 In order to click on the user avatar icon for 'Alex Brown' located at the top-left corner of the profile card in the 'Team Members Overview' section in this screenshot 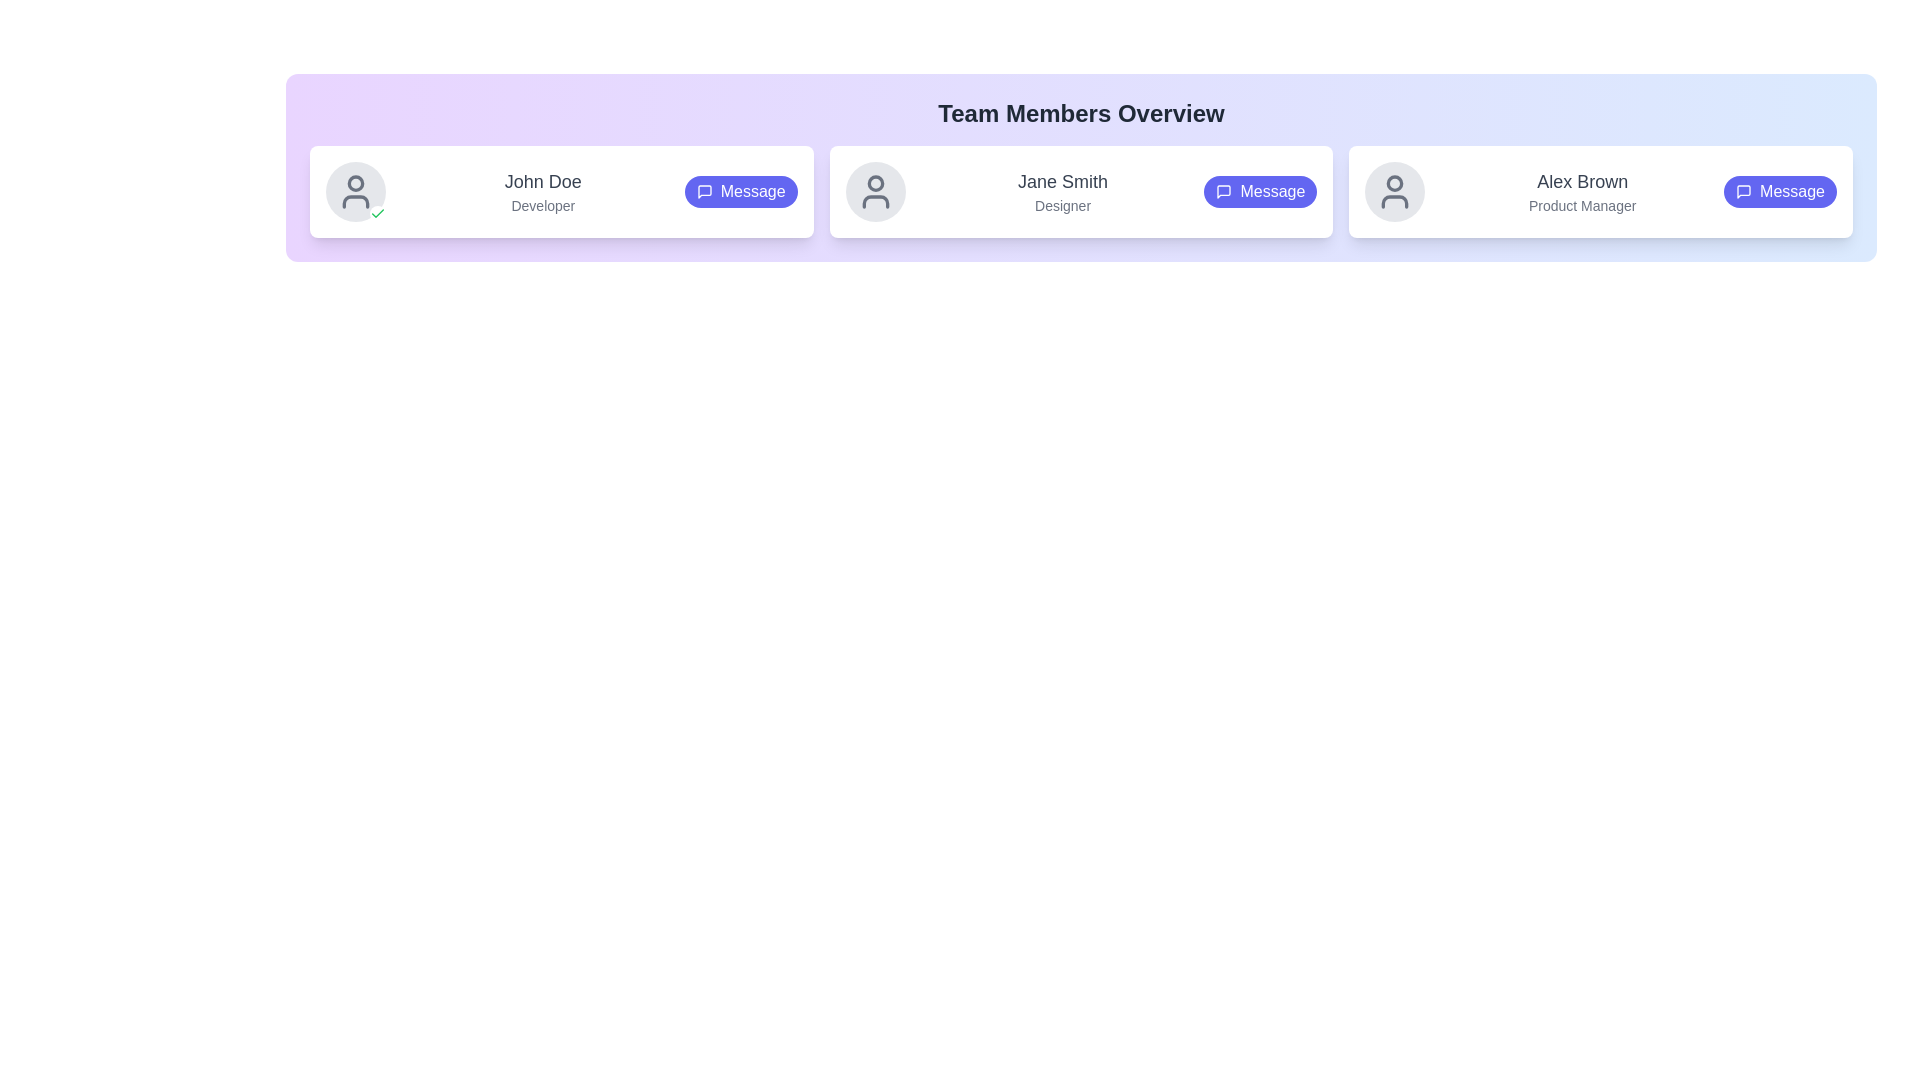, I will do `click(1394, 192)`.